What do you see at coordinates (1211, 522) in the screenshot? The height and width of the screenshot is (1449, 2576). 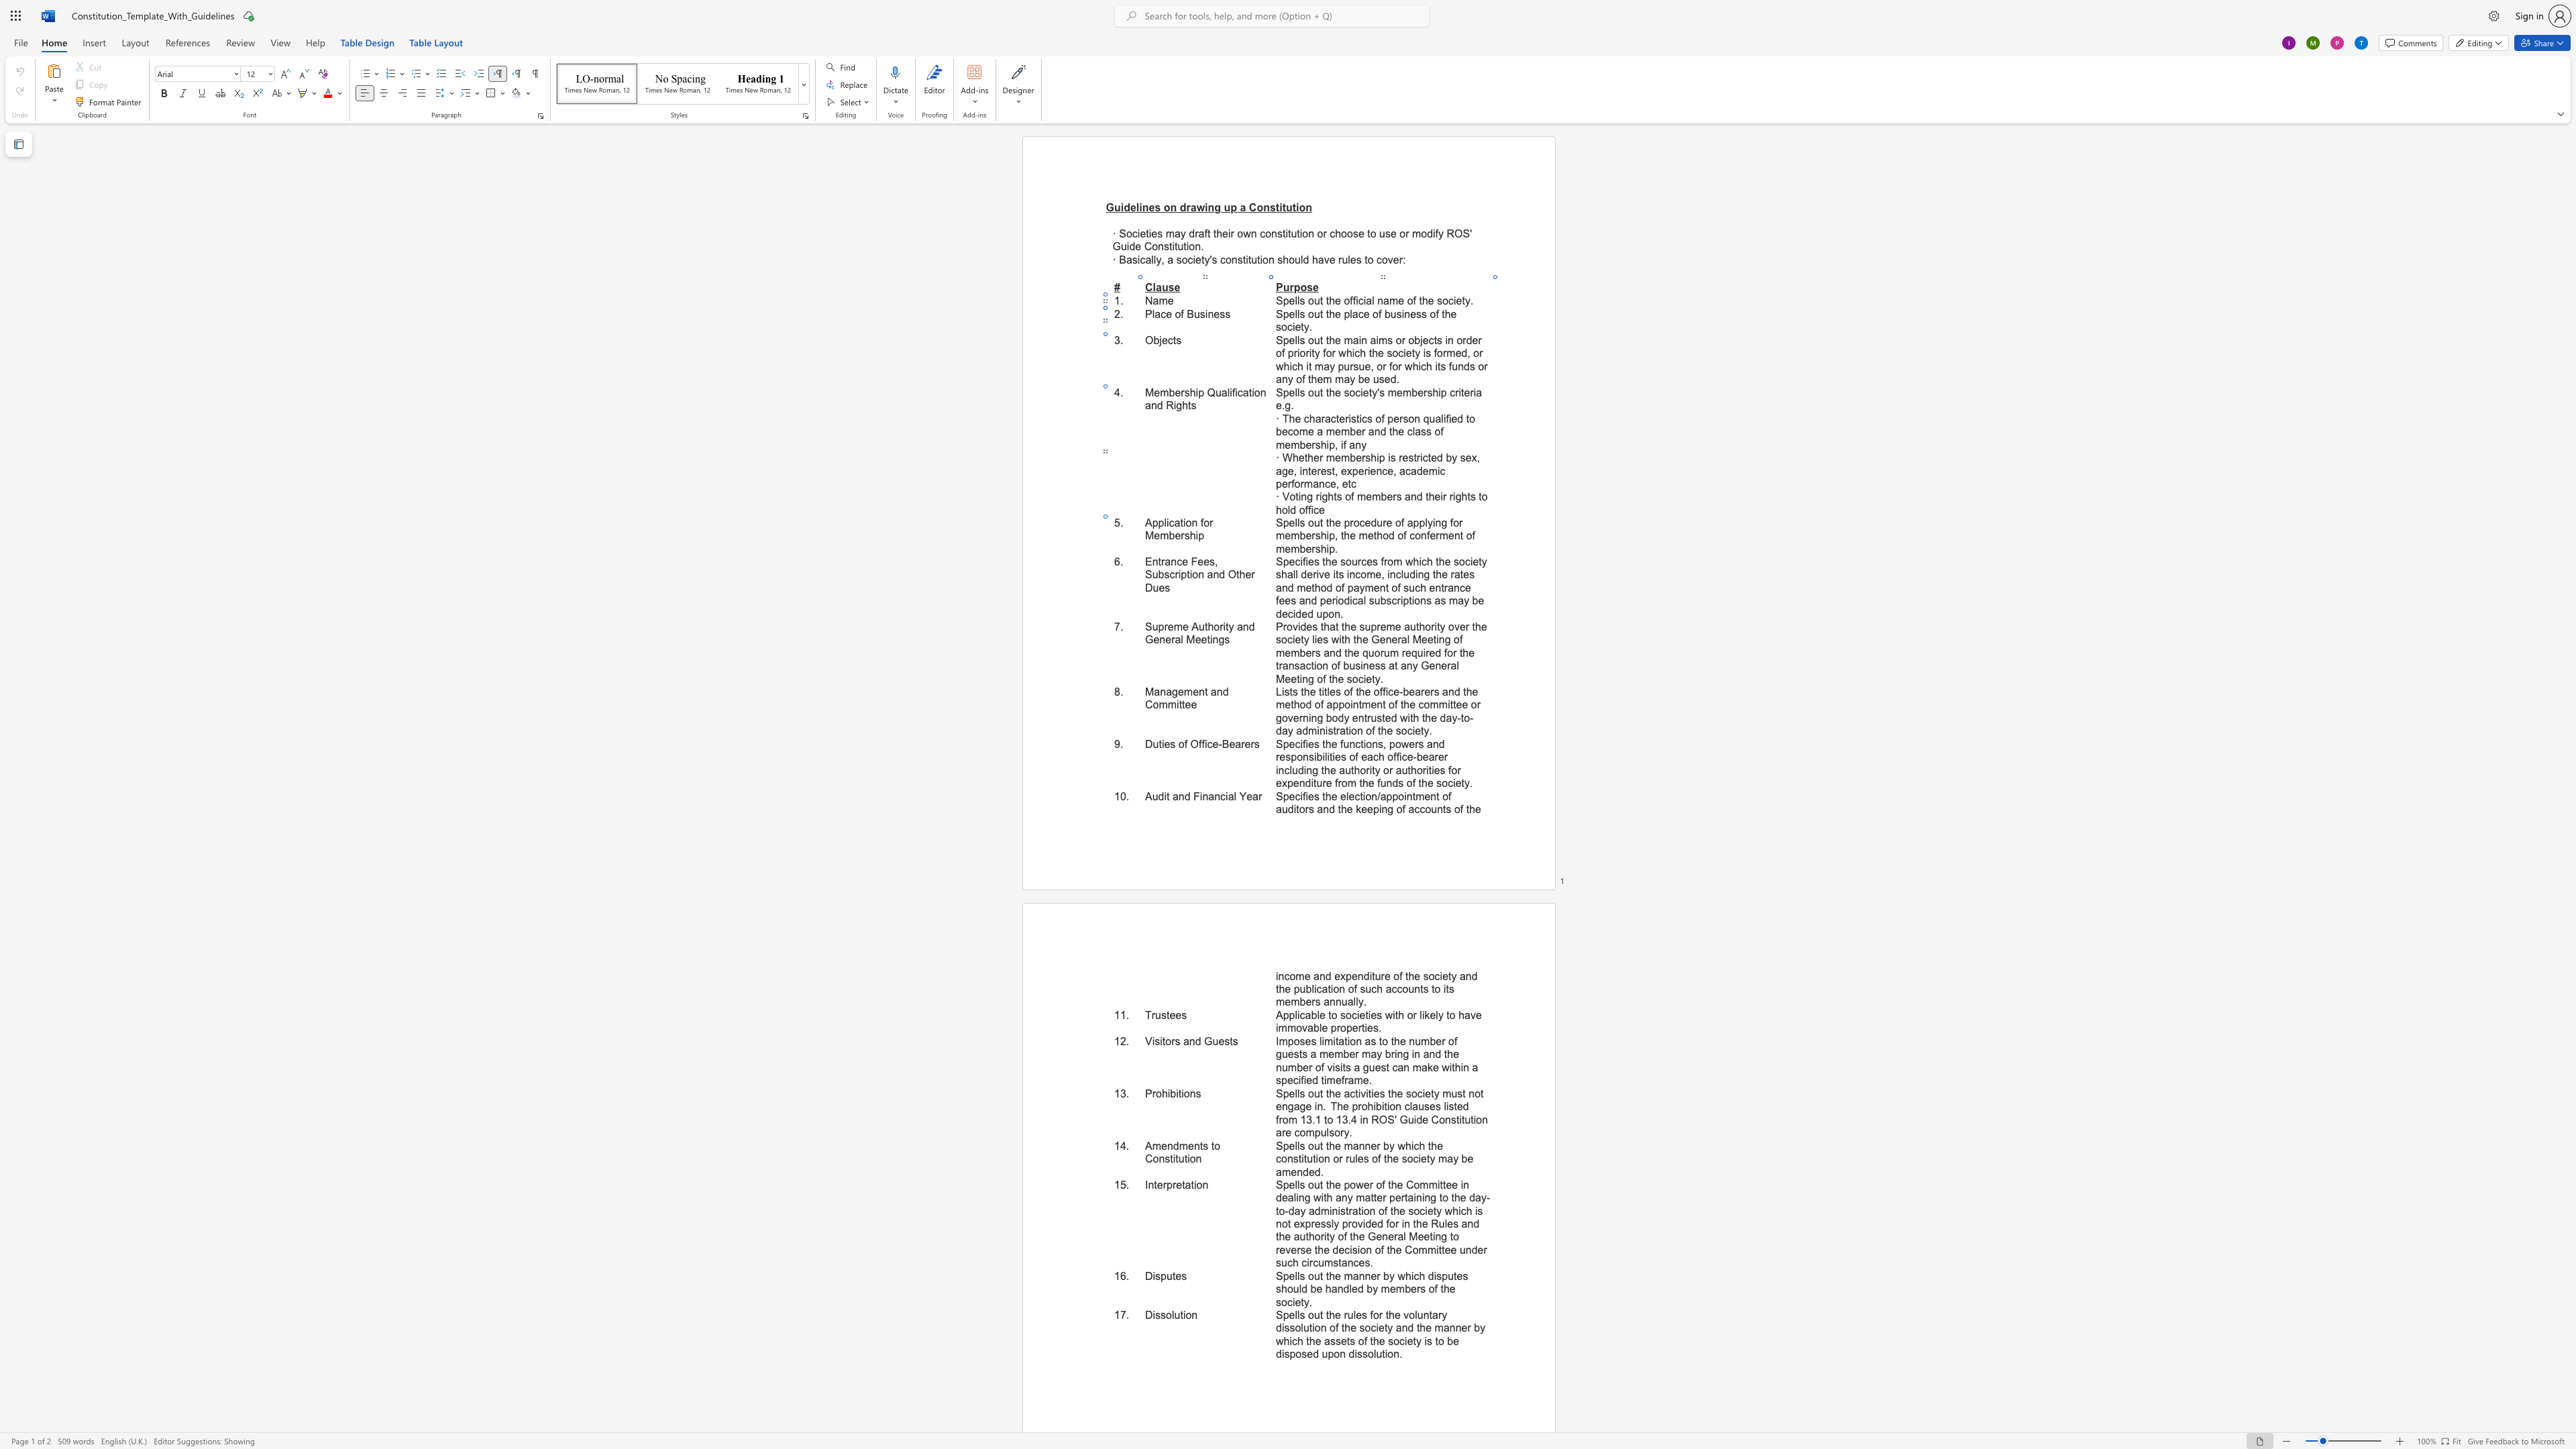 I see `the 1th character "r" in the text` at bounding box center [1211, 522].